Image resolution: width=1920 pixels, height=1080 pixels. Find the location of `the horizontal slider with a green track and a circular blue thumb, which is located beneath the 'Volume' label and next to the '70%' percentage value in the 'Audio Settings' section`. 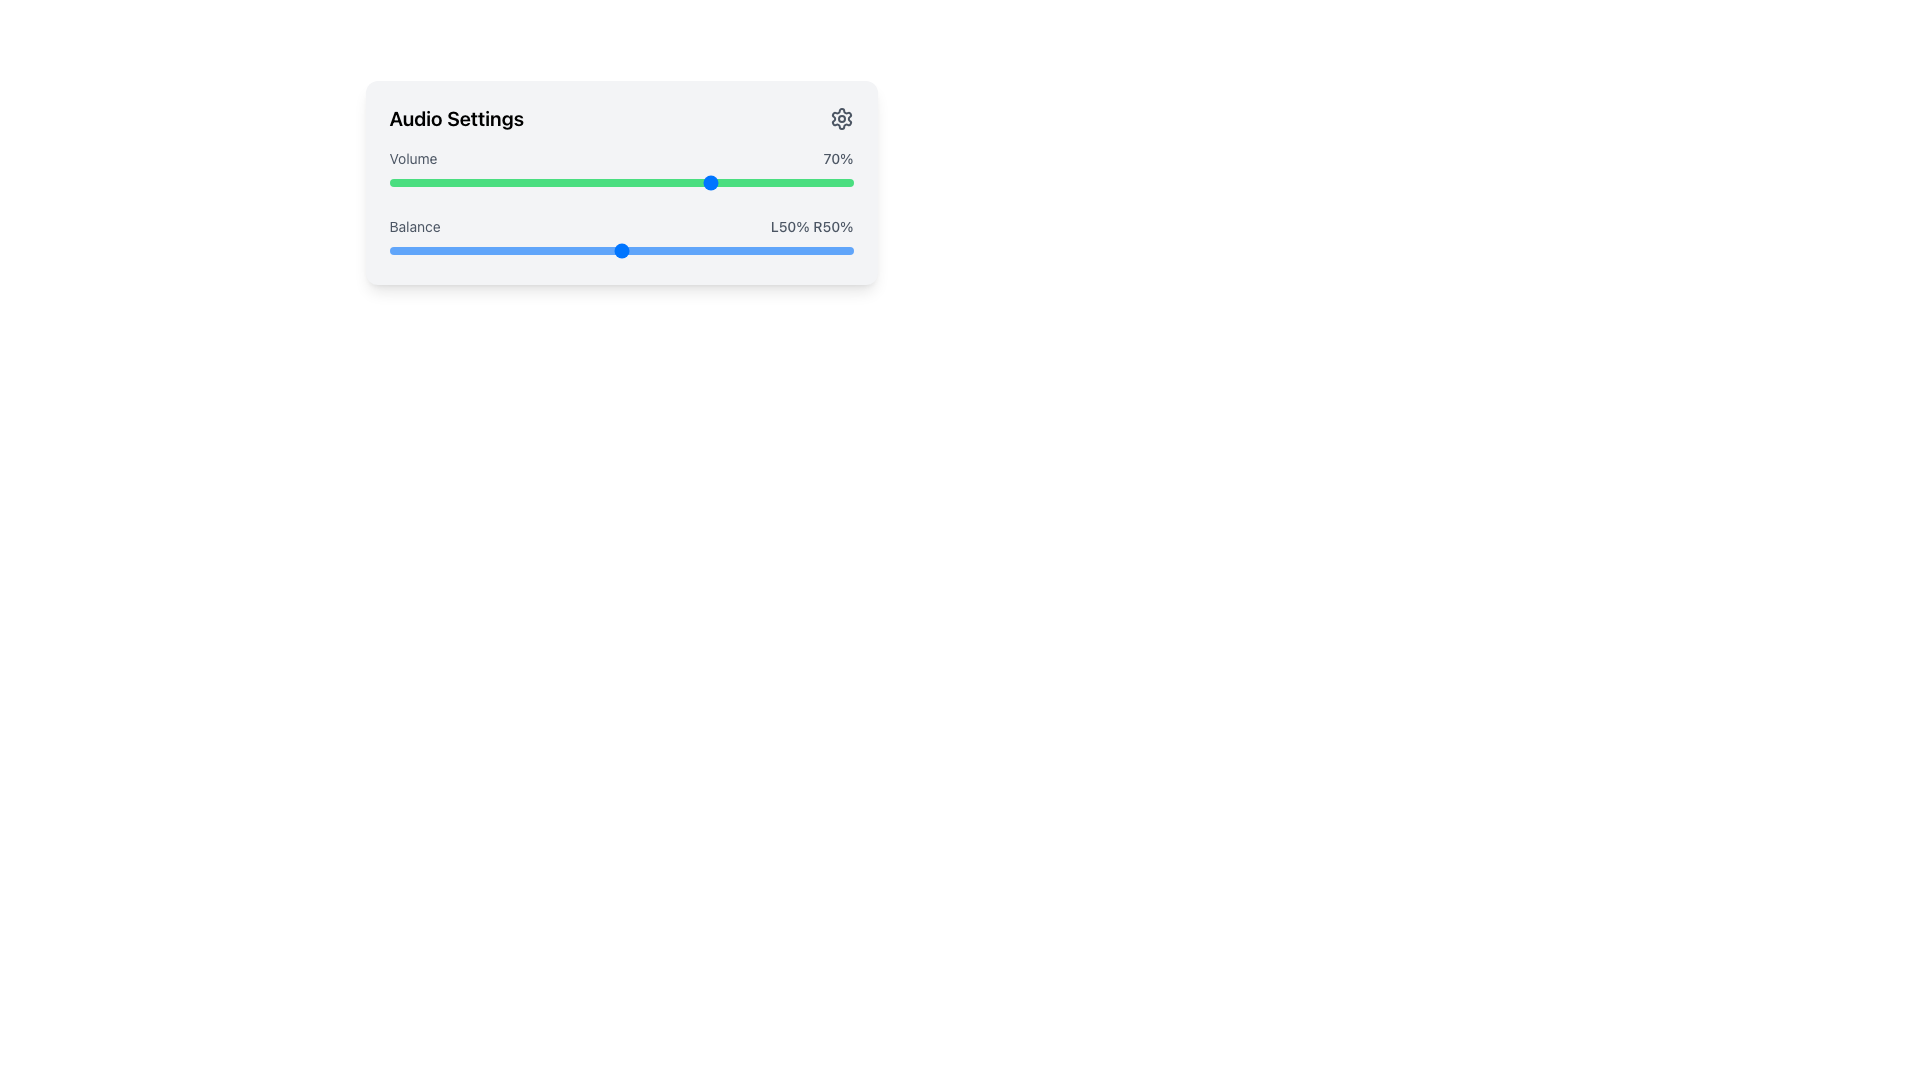

the horizontal slider with a green track and a circular blue thumb, which is located beneath the 'Volume' label and next to the '70%' percentage value in the 'Audio Settings' section is located at coordinates (620, 182).